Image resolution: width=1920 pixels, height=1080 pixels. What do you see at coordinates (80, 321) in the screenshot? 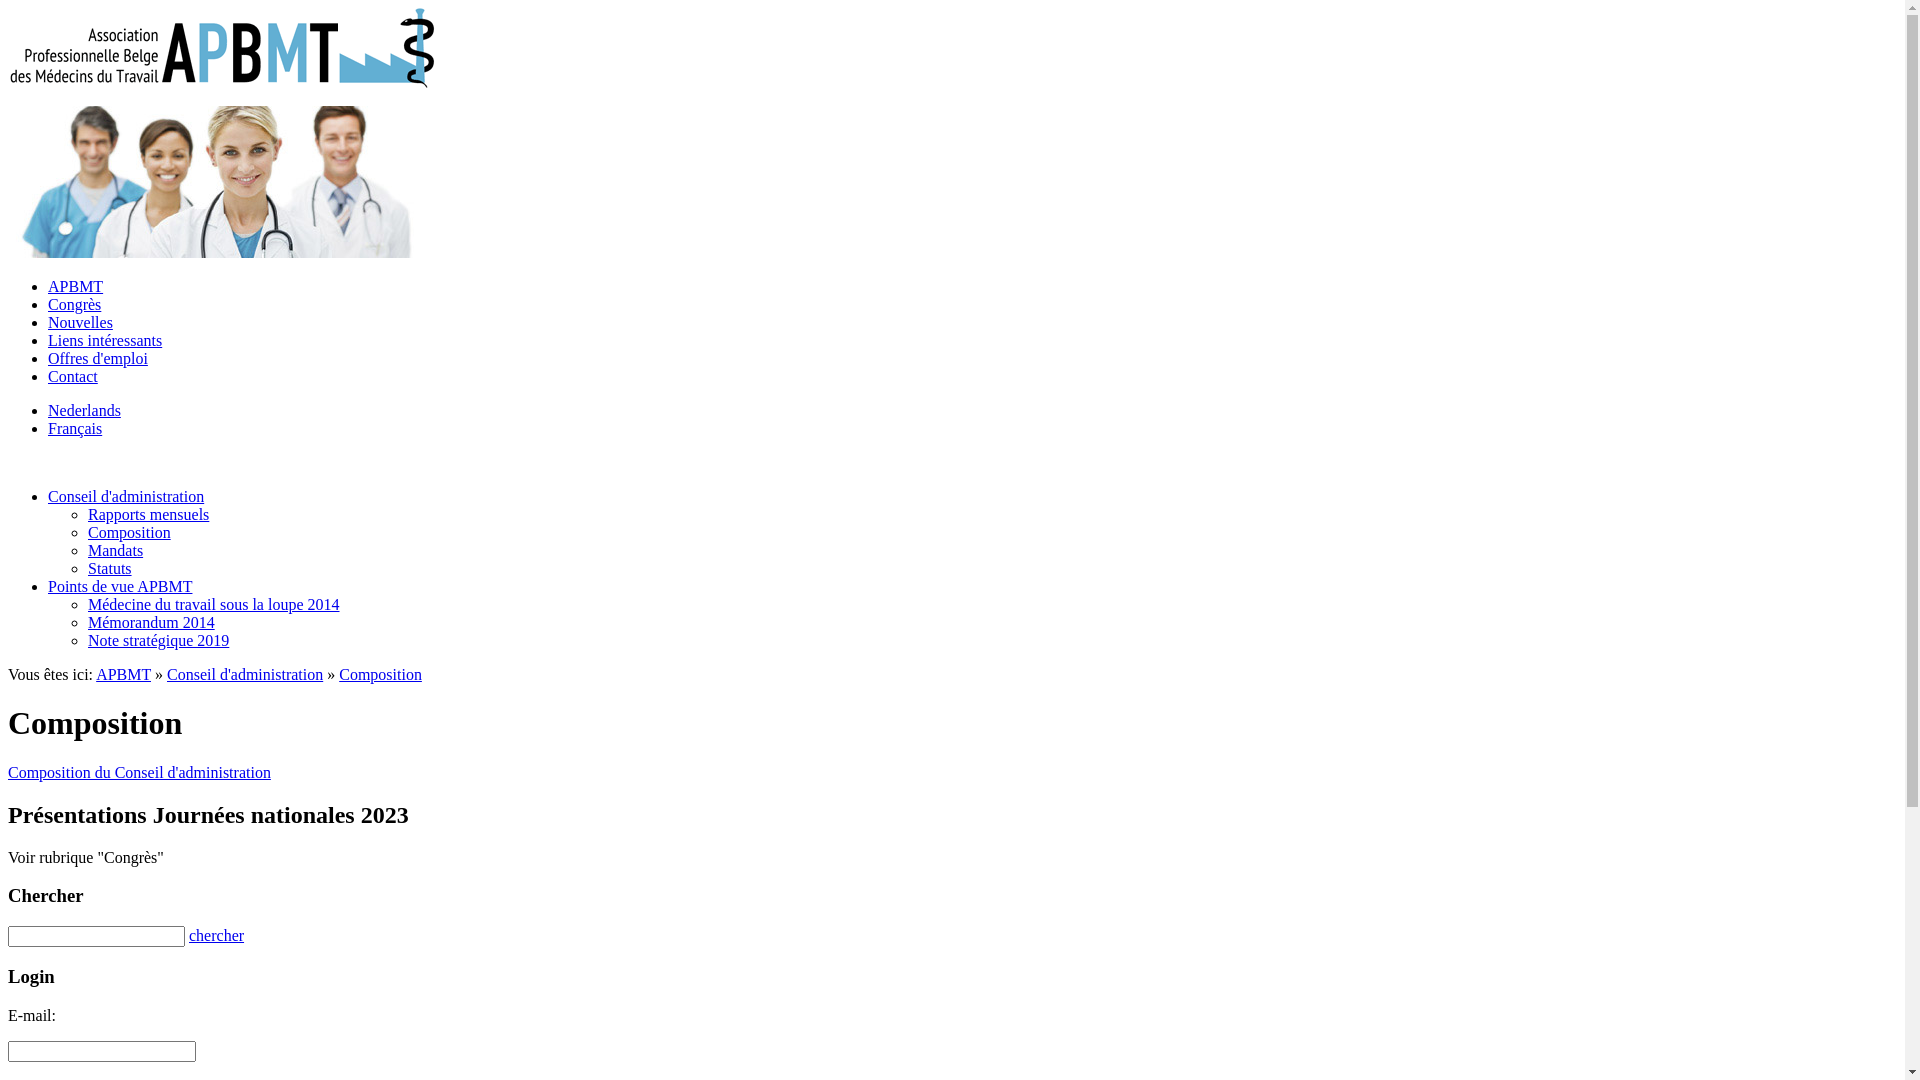
I see `'Nouvelles'` at bounding box center [80, 321].